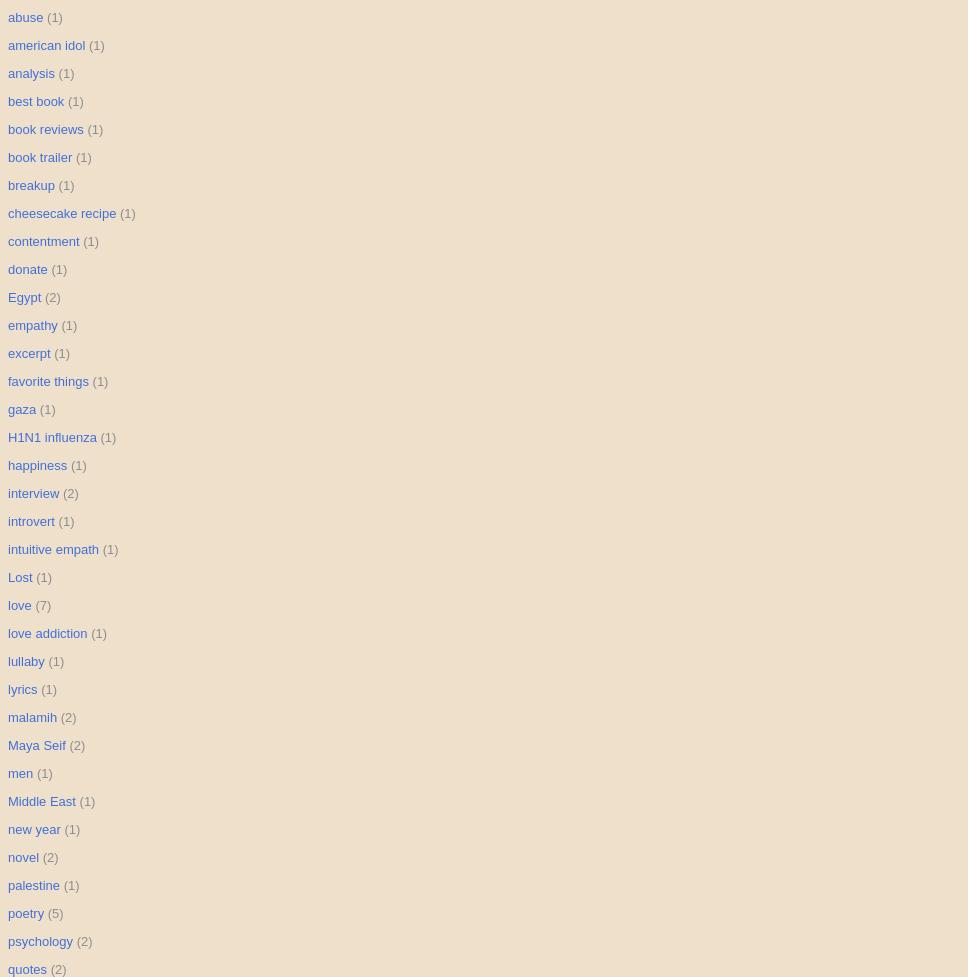  Describe the element at coordinates (8, 828) in the screenshot. I see `'new year'` at that location.